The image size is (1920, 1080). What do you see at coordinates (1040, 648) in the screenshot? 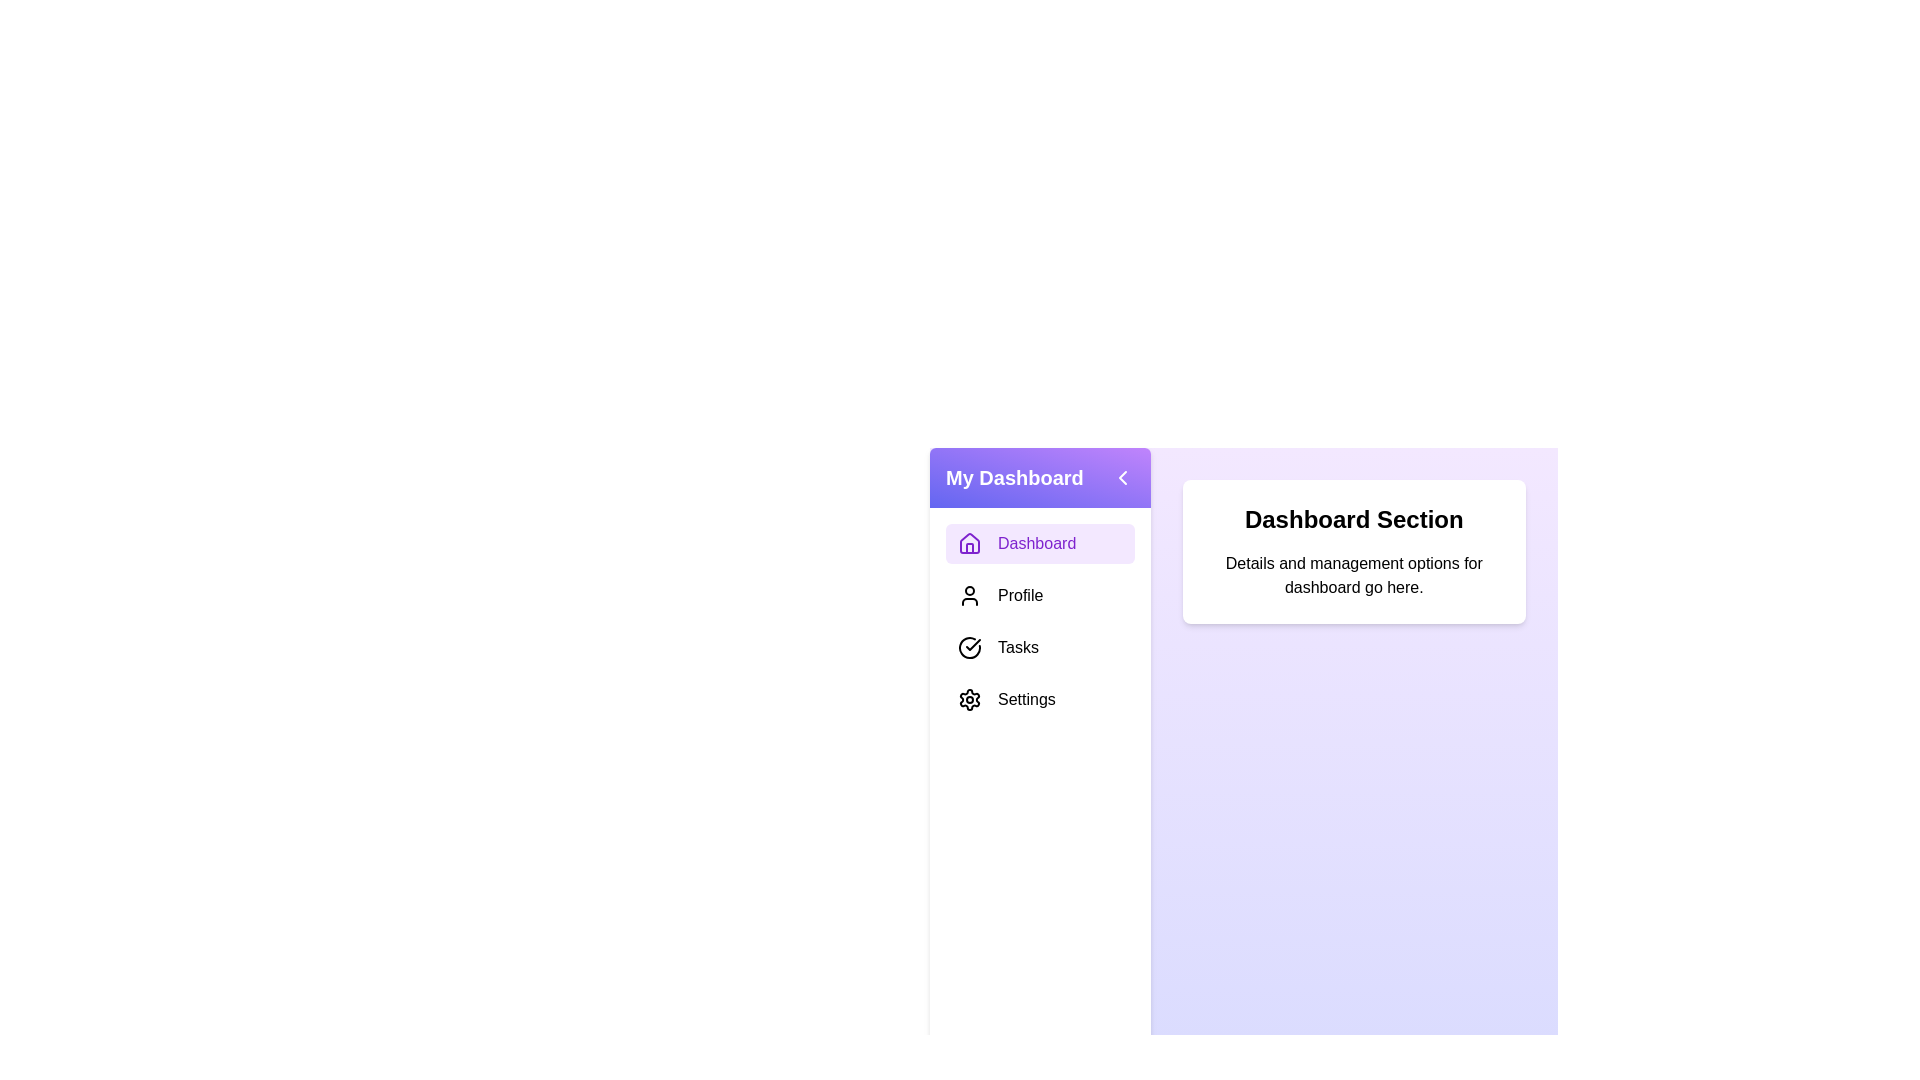
I see `the 'Tasks' button-like menu item in the sidebar` at bounding box center [1040, 648].